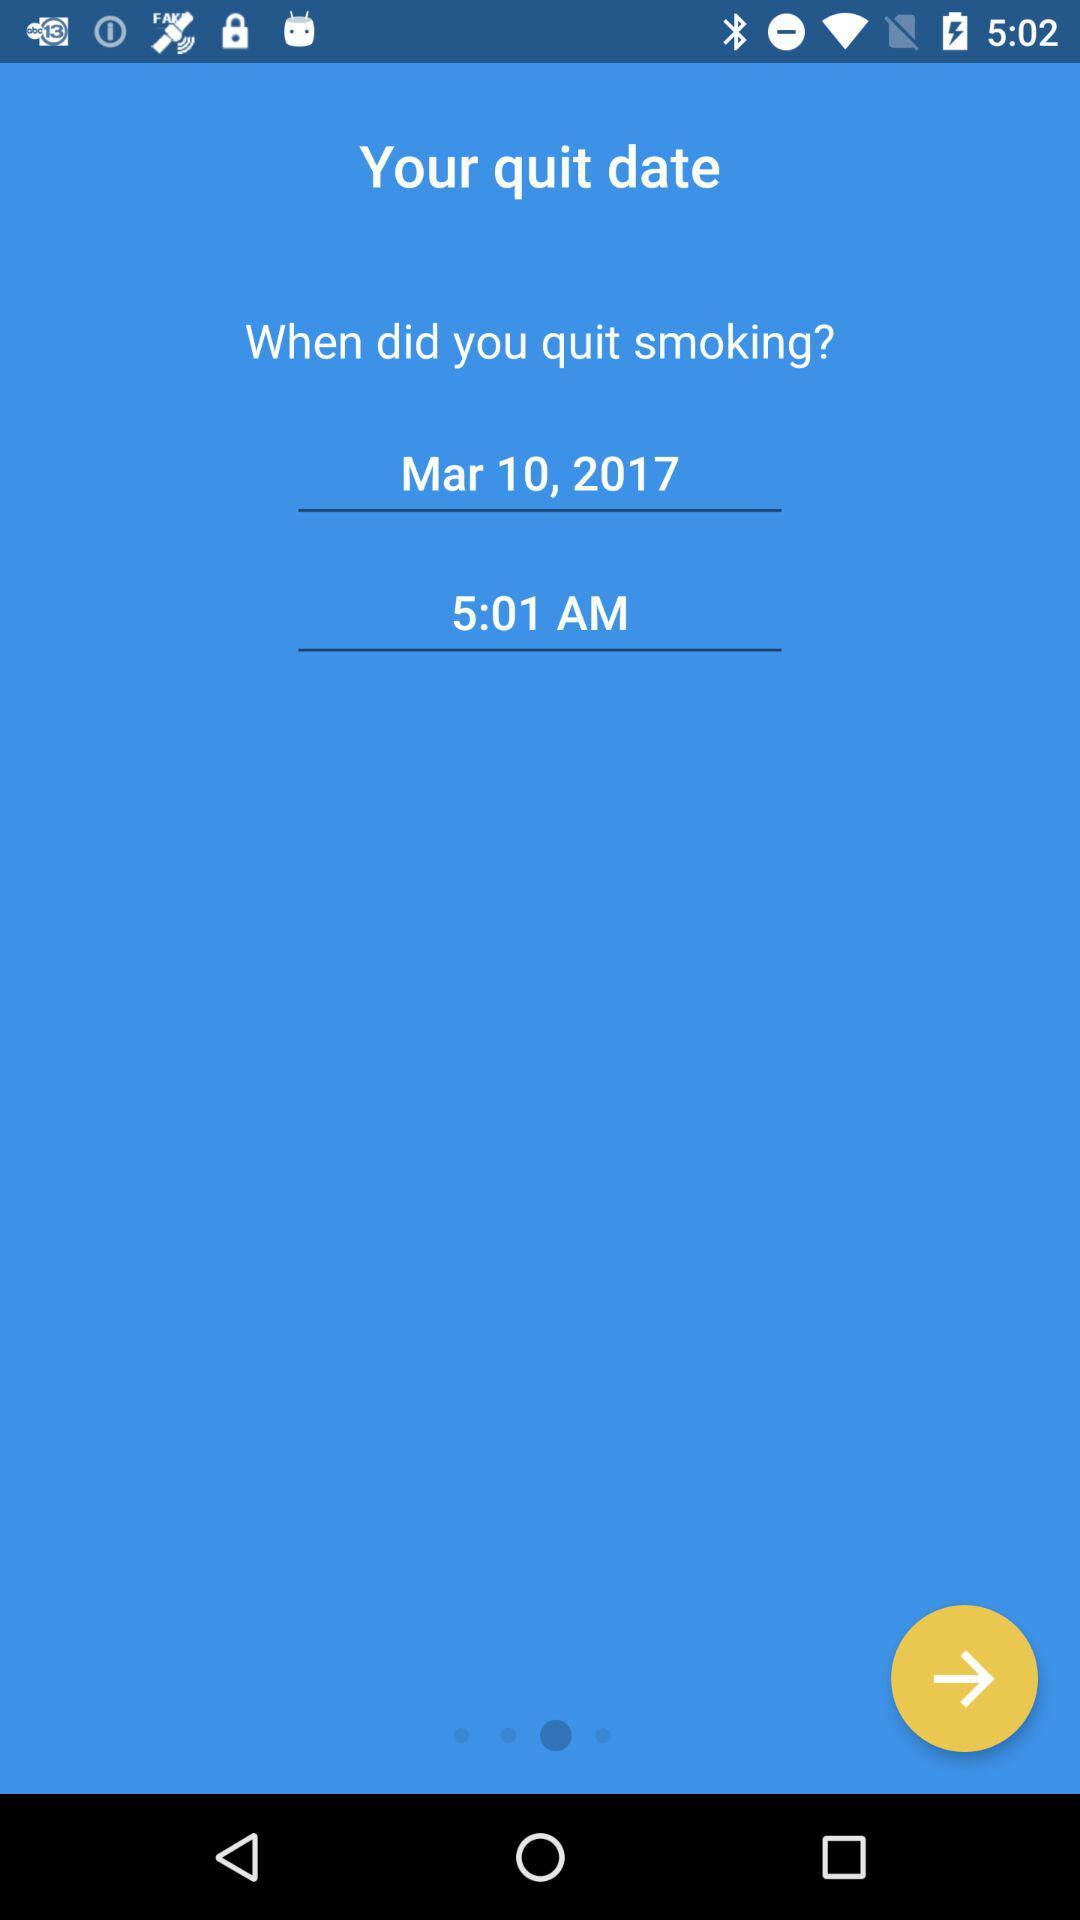 The height and width of the screenshot is (1920, 1080). What do you see at coordinates (540, 472) in the screenshot?
I see `the icon above 5:01 am icon` at bounding box center [540, 472].